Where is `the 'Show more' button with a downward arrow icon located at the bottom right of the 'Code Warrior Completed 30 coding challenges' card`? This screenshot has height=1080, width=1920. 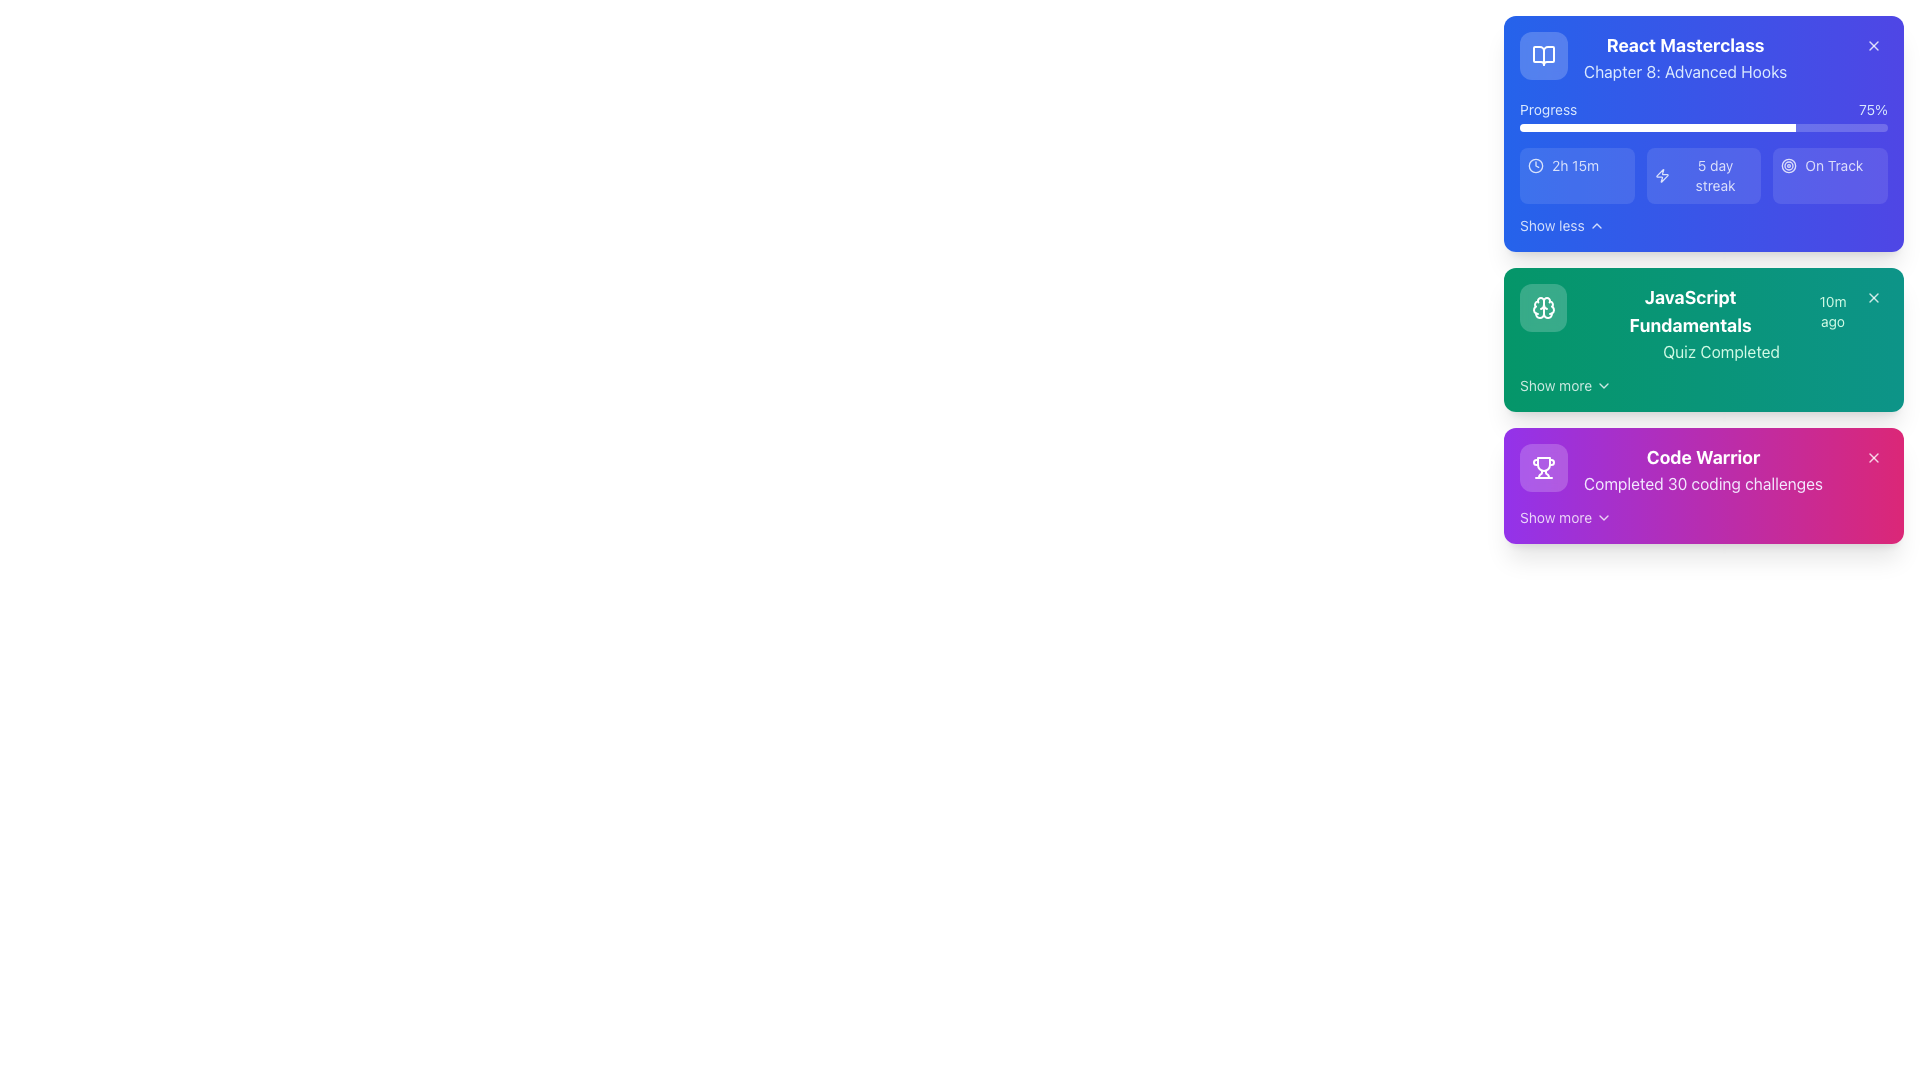
the 'Show more' button with a downward arrow icon located at the bottom right of the 'Code Warrior Completed 30 coding challenges' card is located at coordinates (1565, 516).